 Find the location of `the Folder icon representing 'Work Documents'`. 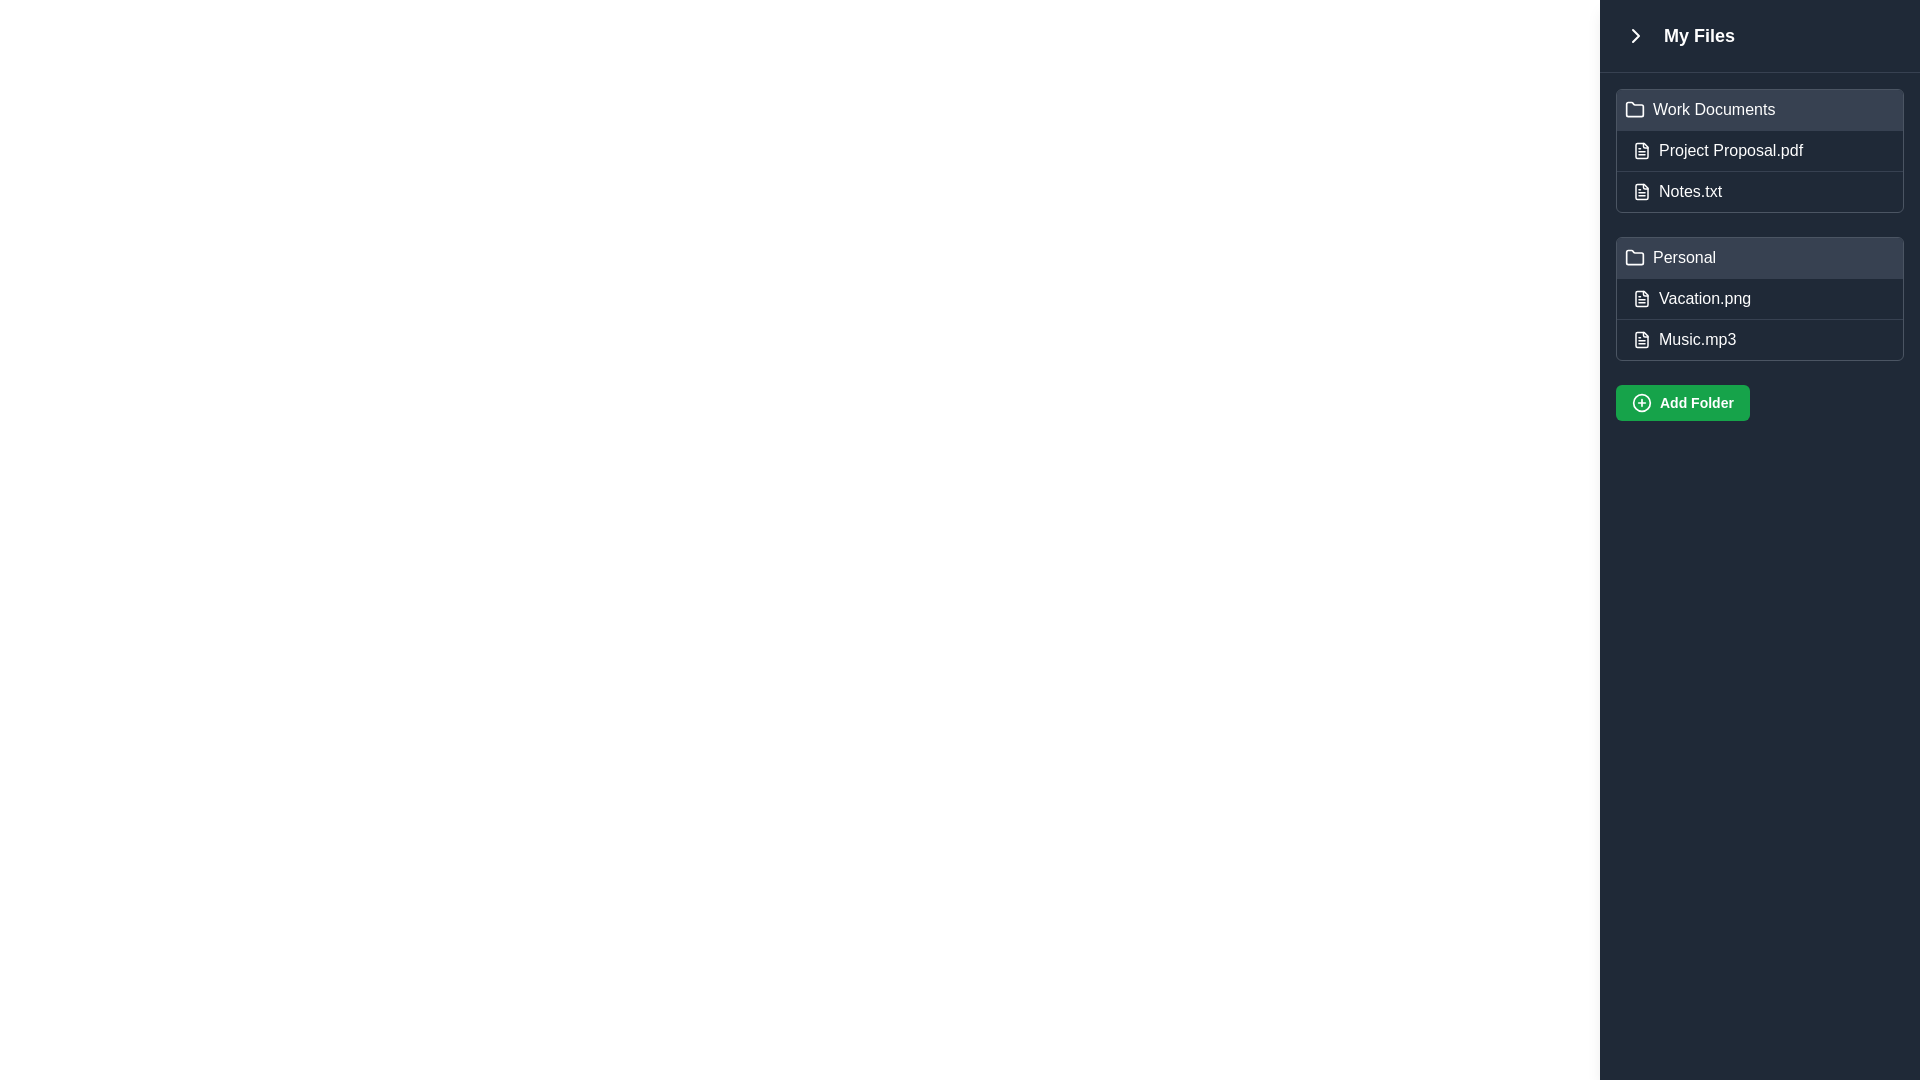

the Folder icon representing 'Work Documents' is located at coordinates (1635, 110).